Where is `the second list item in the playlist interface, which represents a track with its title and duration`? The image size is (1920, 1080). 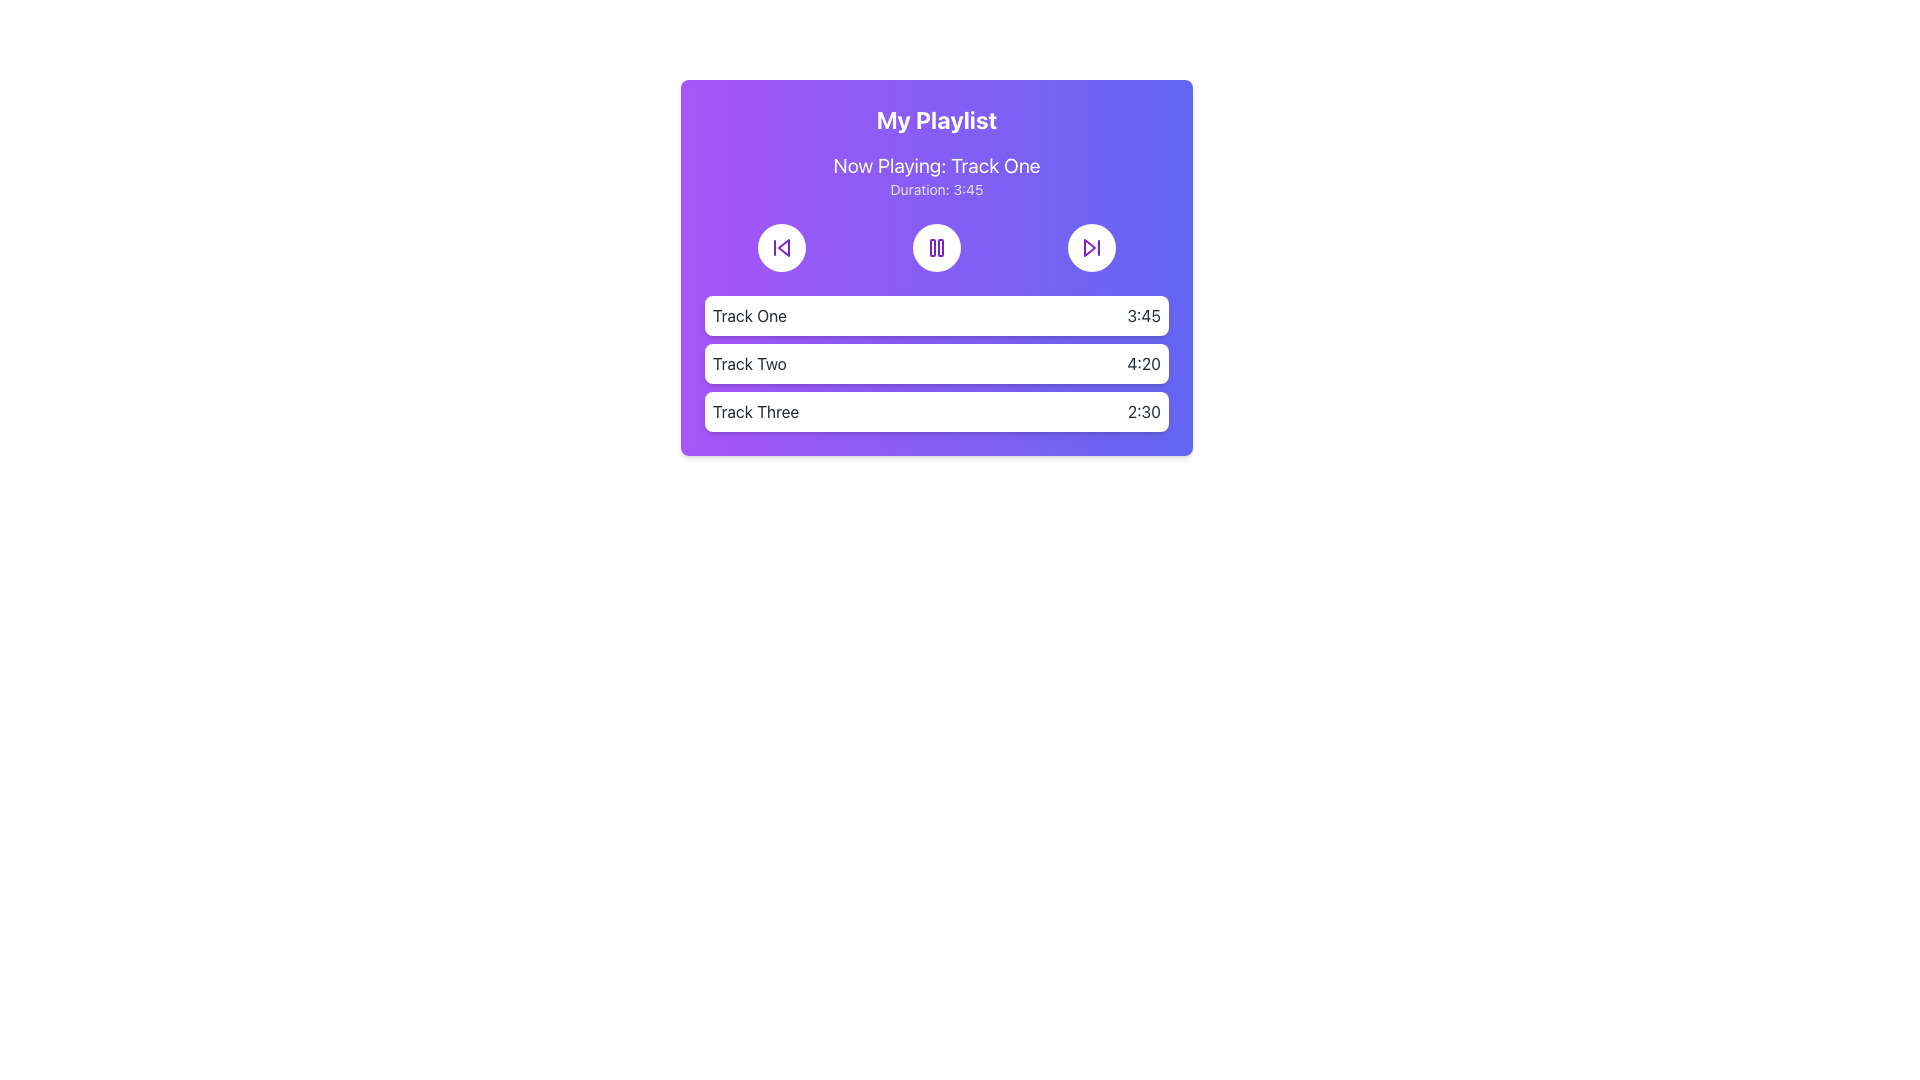
the second list item in the playlist interface, which represents a track with its title and duration is located at coordinates (935, 363).